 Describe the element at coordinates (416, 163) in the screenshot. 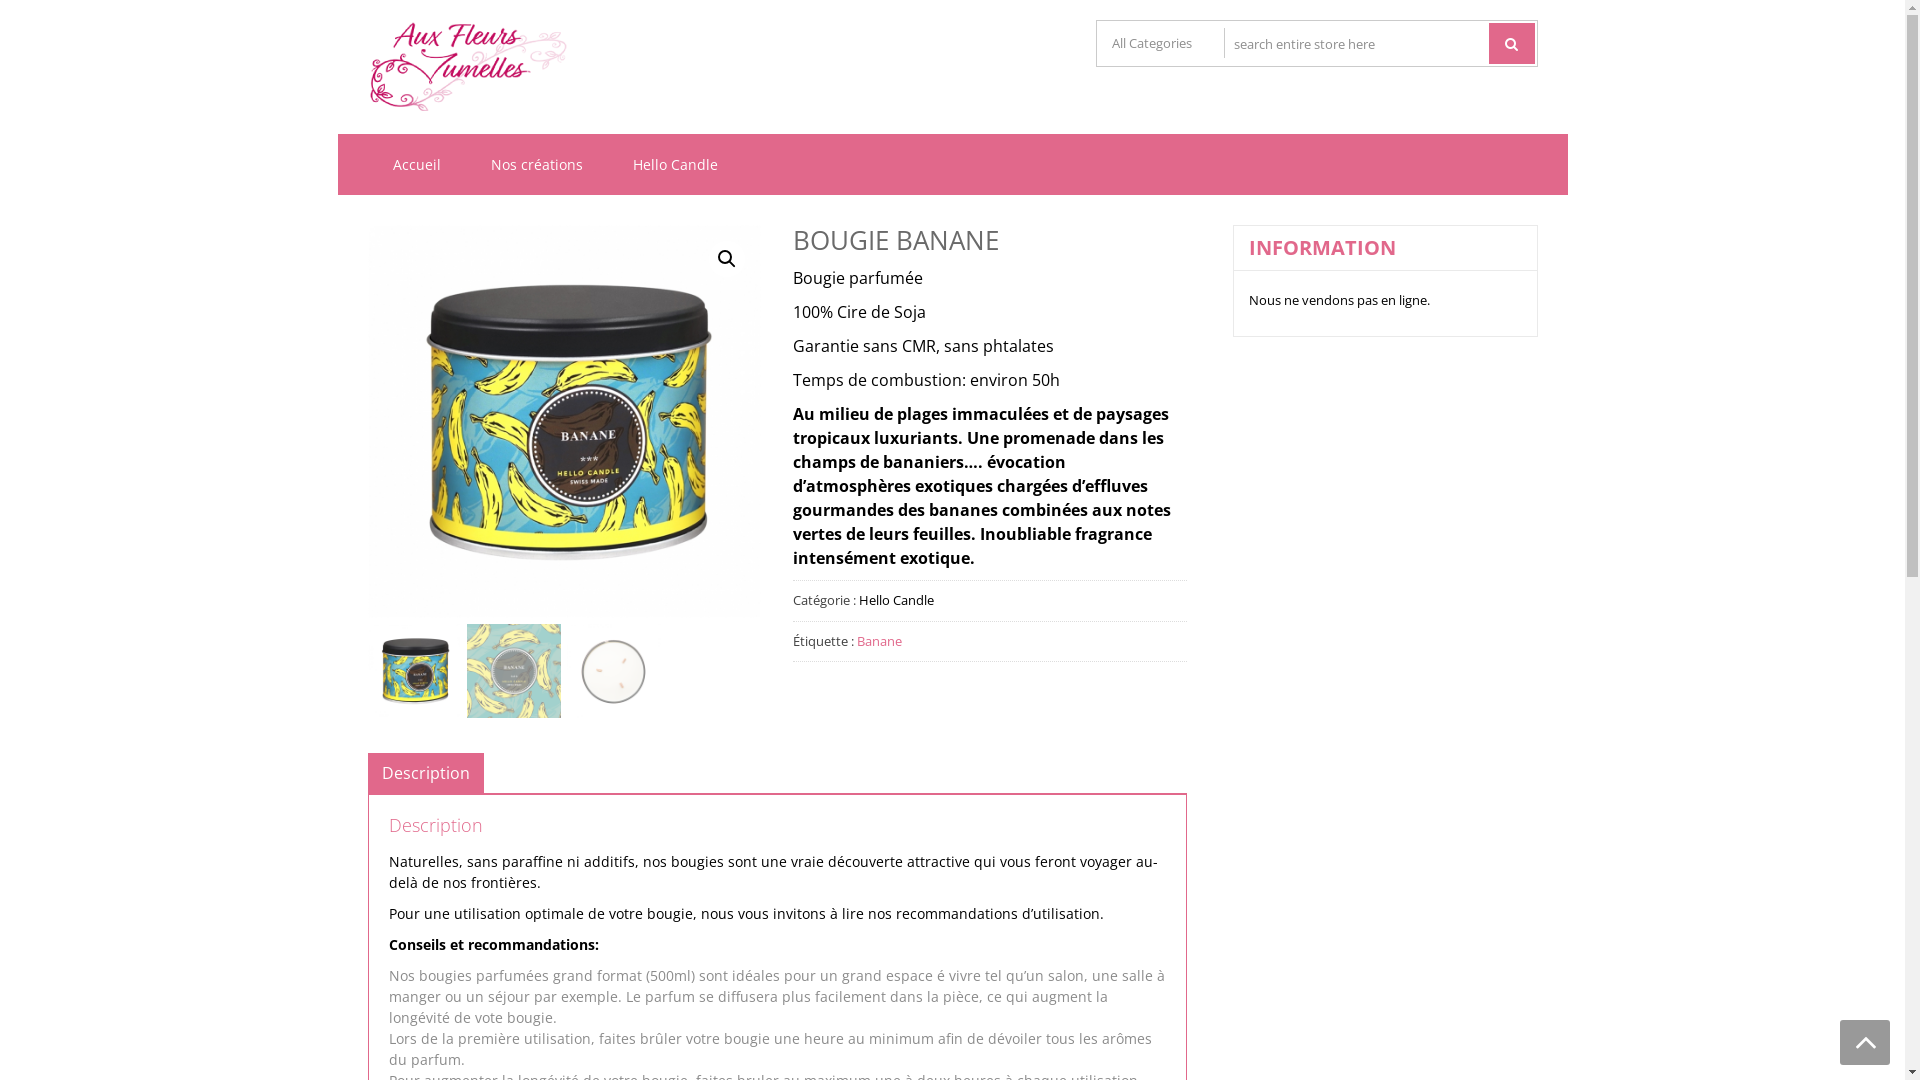

I see `'Accueil'` at that location.